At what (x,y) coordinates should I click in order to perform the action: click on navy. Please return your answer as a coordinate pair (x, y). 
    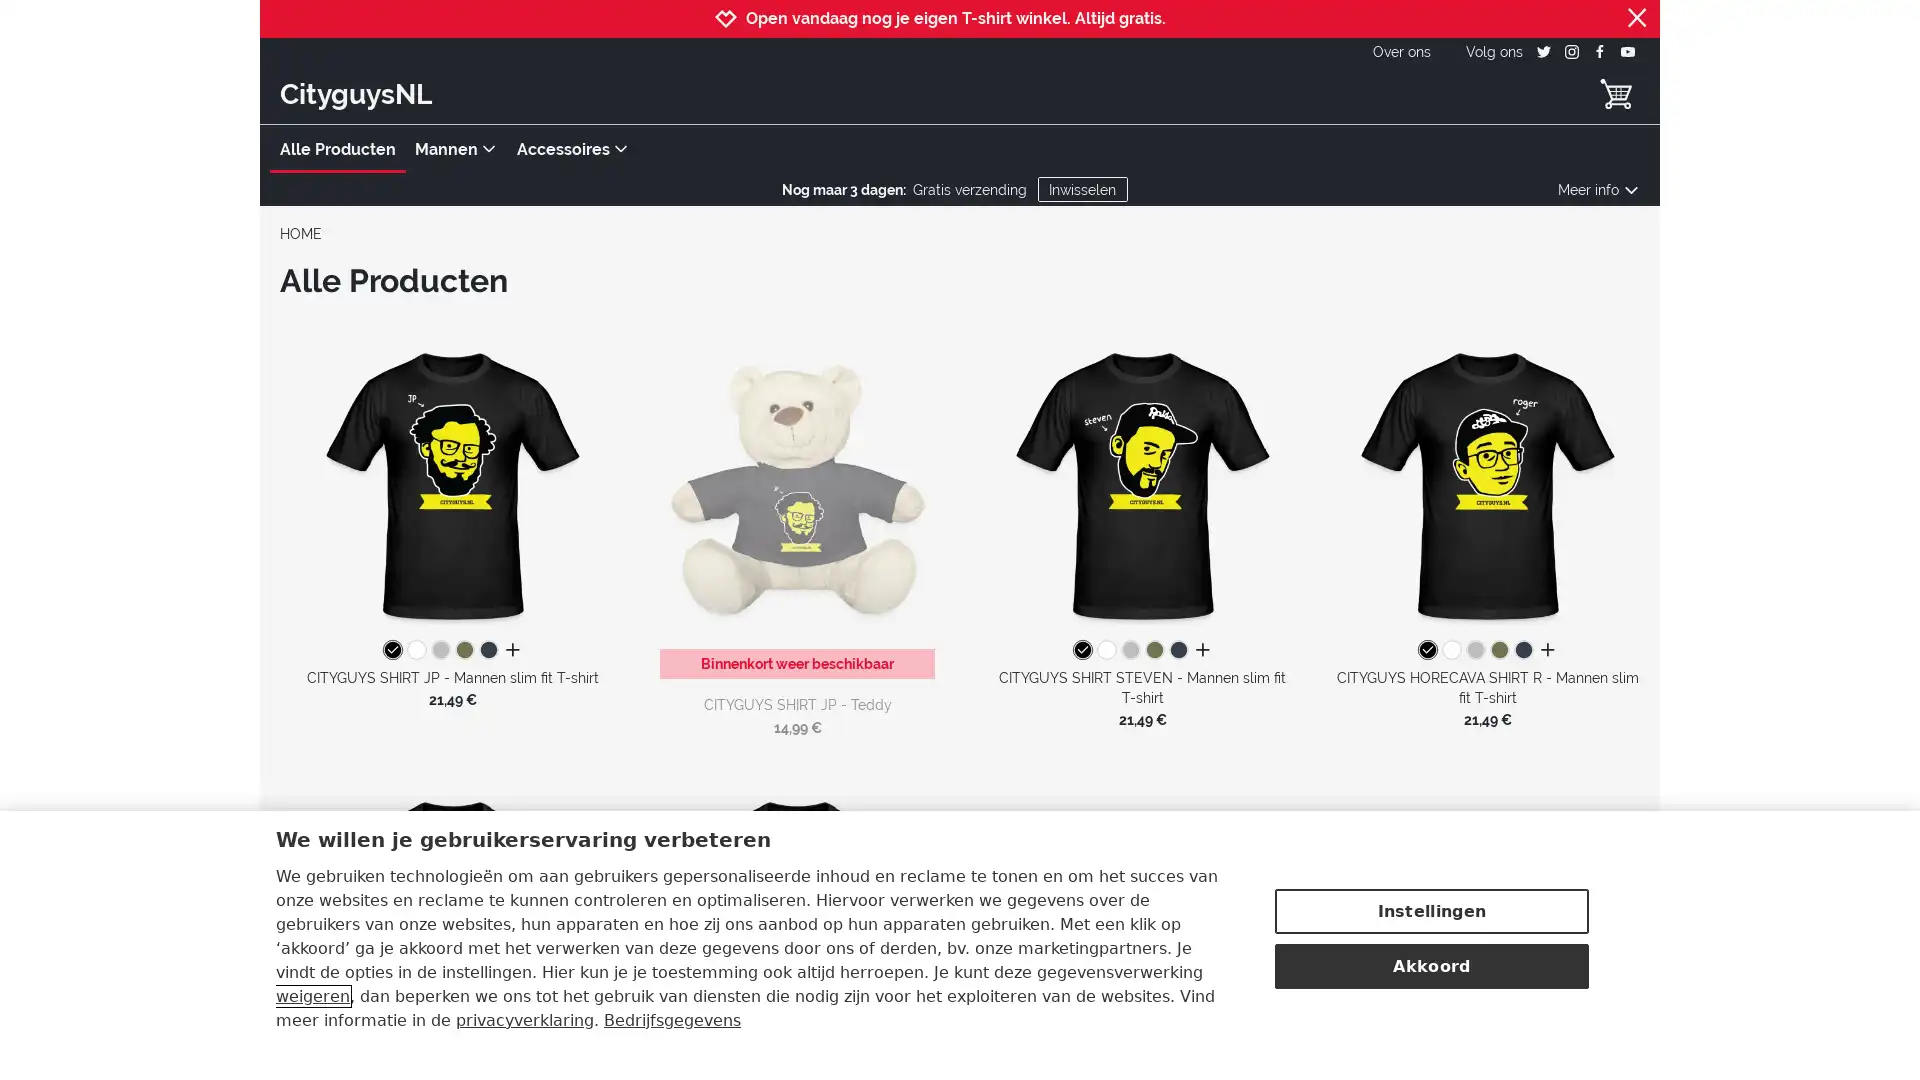
    Looking at the image, I should click on (1177, 651).